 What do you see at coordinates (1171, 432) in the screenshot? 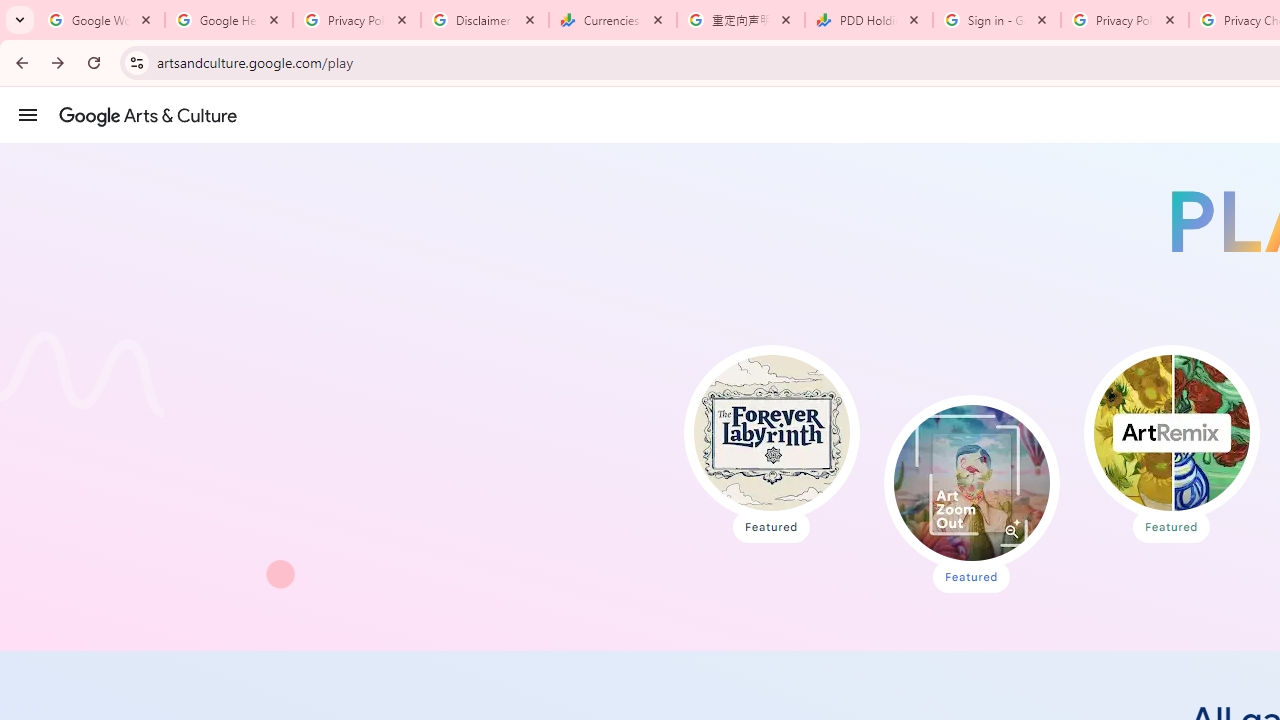
I see `'Art Remix'` at bounding box center [1171, 432].